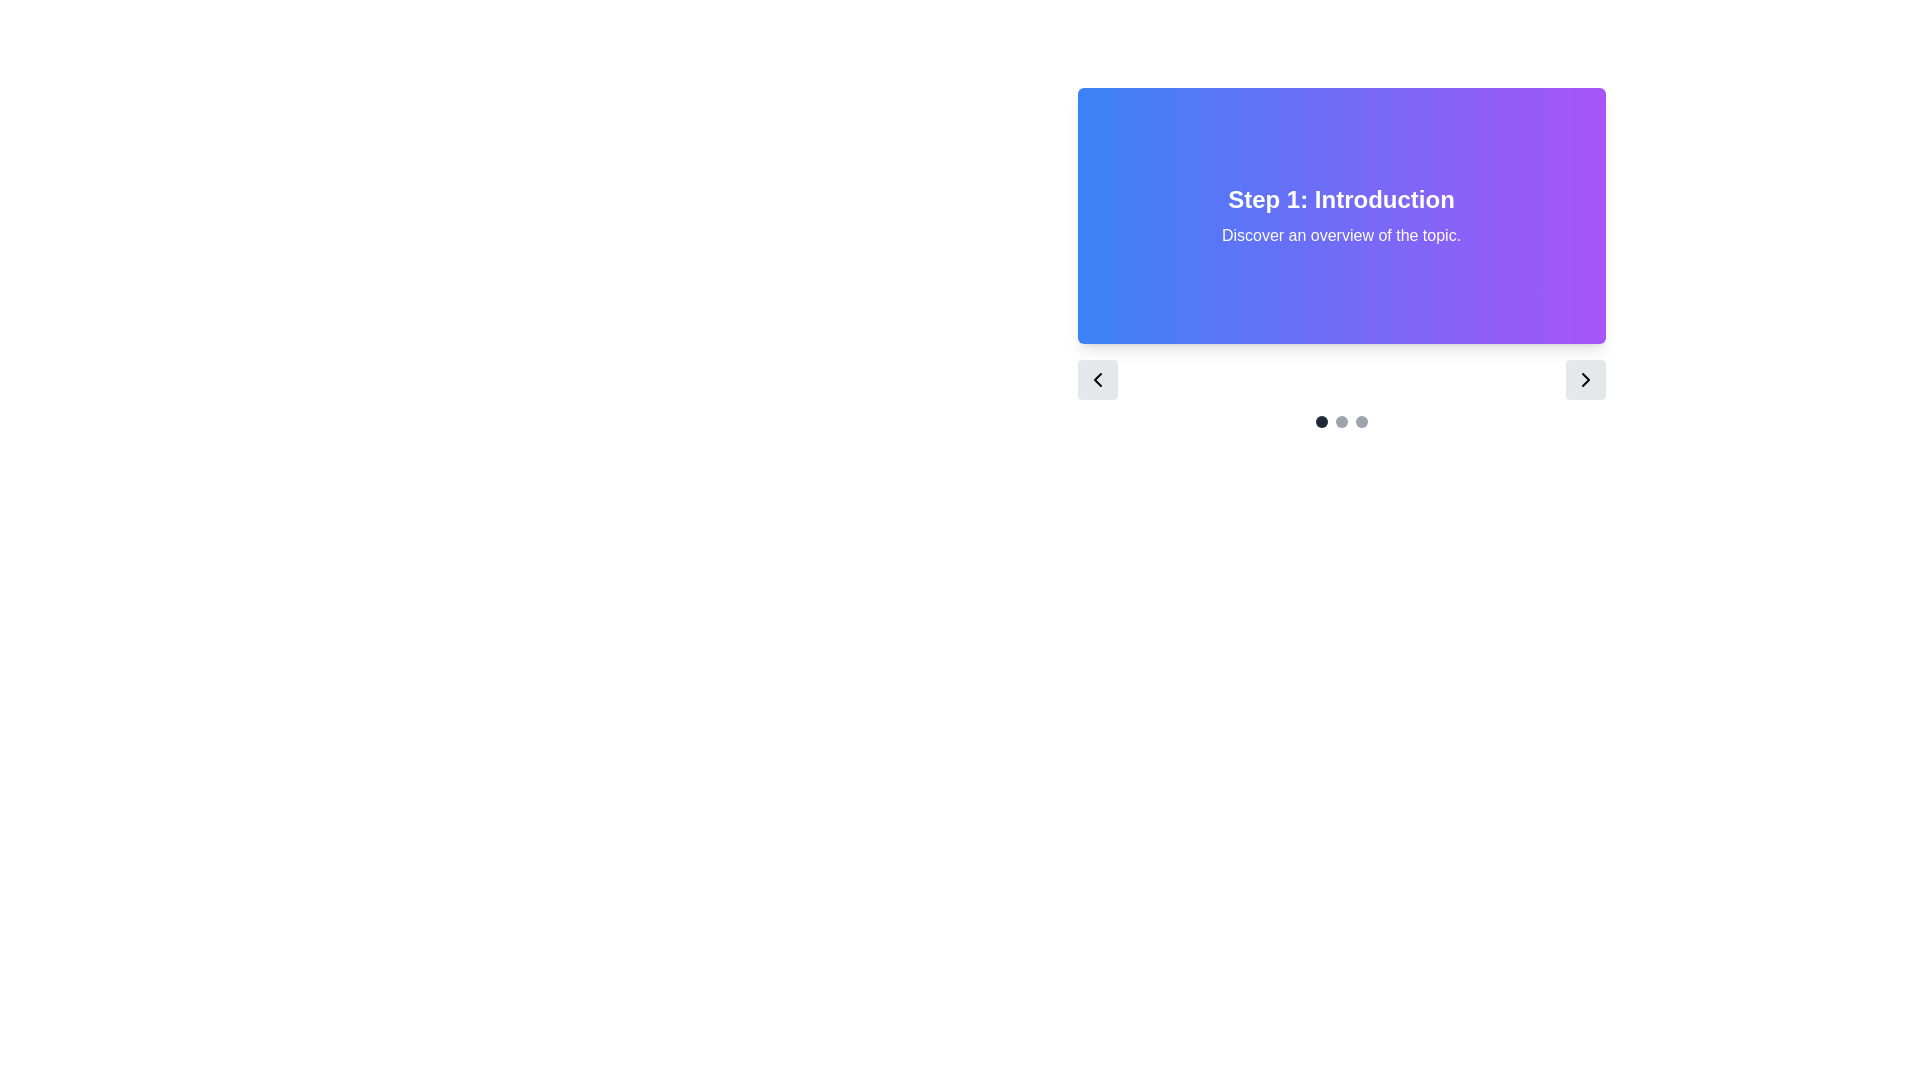  What do you see at coordinates (1321, 420) in the screenshot?
I see `the active indicator dot, which represents the first step in a multi-step interface located at the bottom of the card-like section` at bounding box center [1321, 420].